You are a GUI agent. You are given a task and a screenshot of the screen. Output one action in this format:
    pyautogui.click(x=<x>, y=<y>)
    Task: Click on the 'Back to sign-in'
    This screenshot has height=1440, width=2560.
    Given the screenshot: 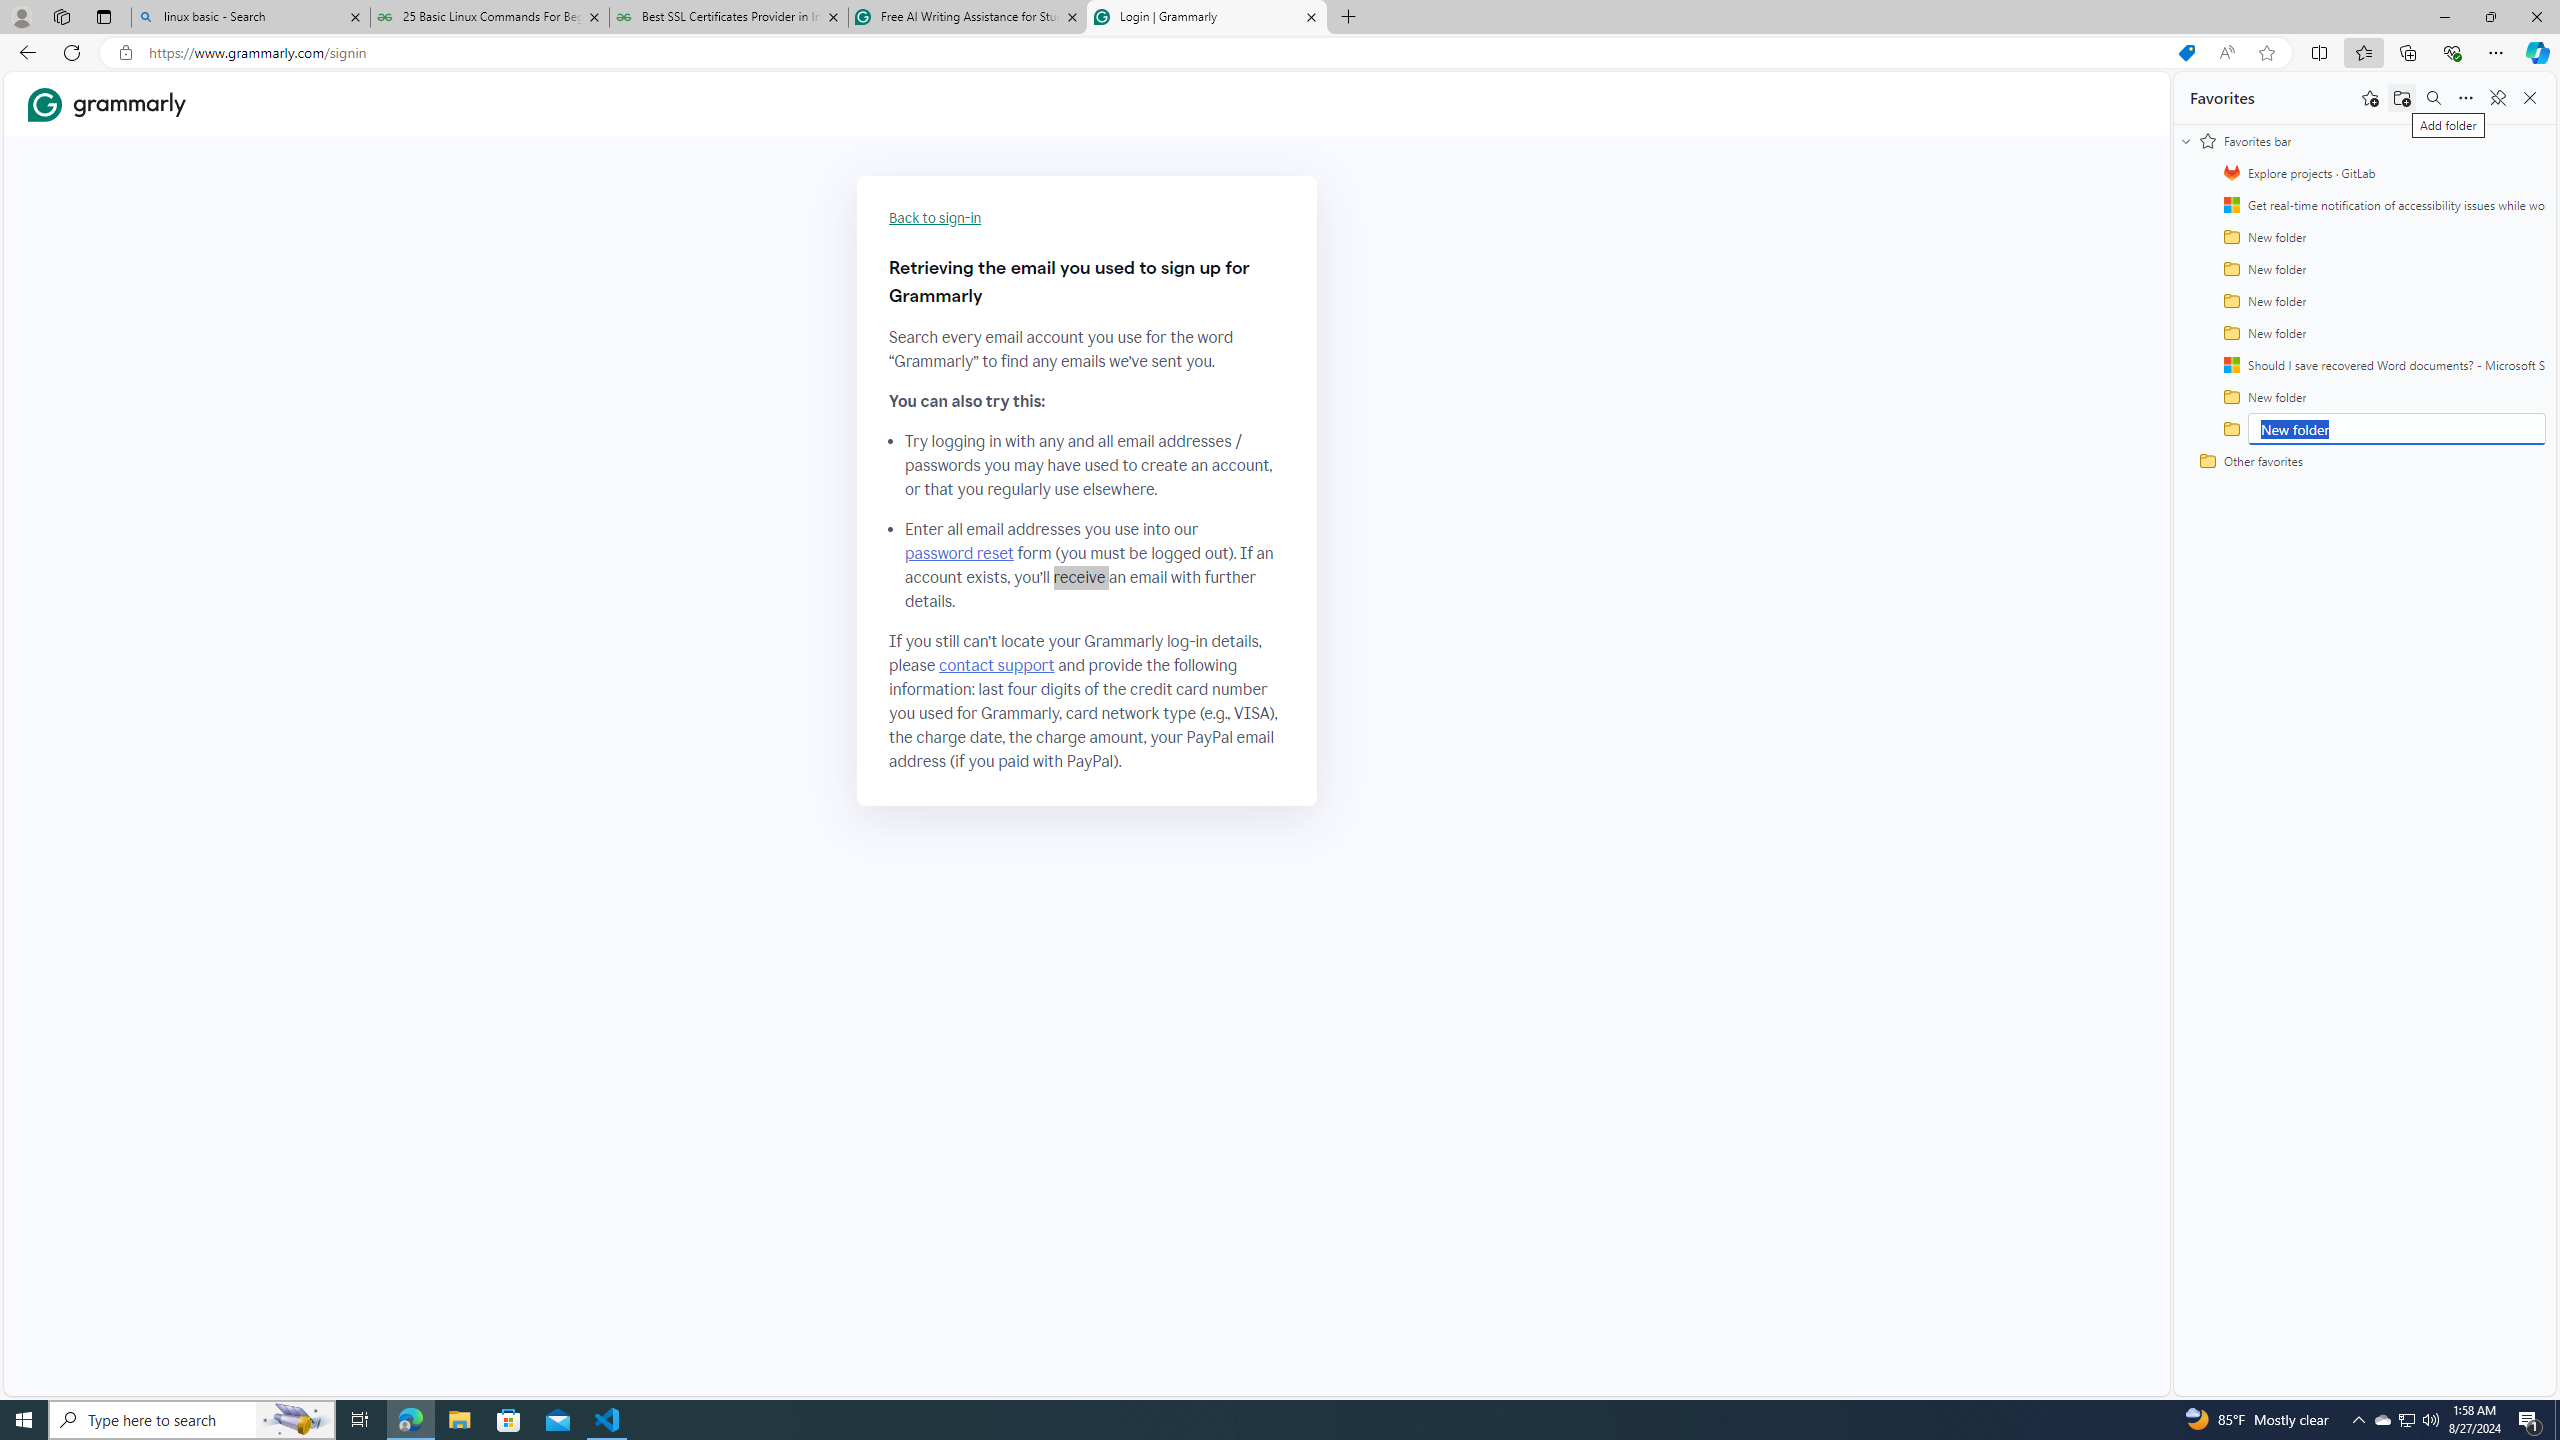 What is the action you would take?
    pyautogui.click(x=934, y=218)
    